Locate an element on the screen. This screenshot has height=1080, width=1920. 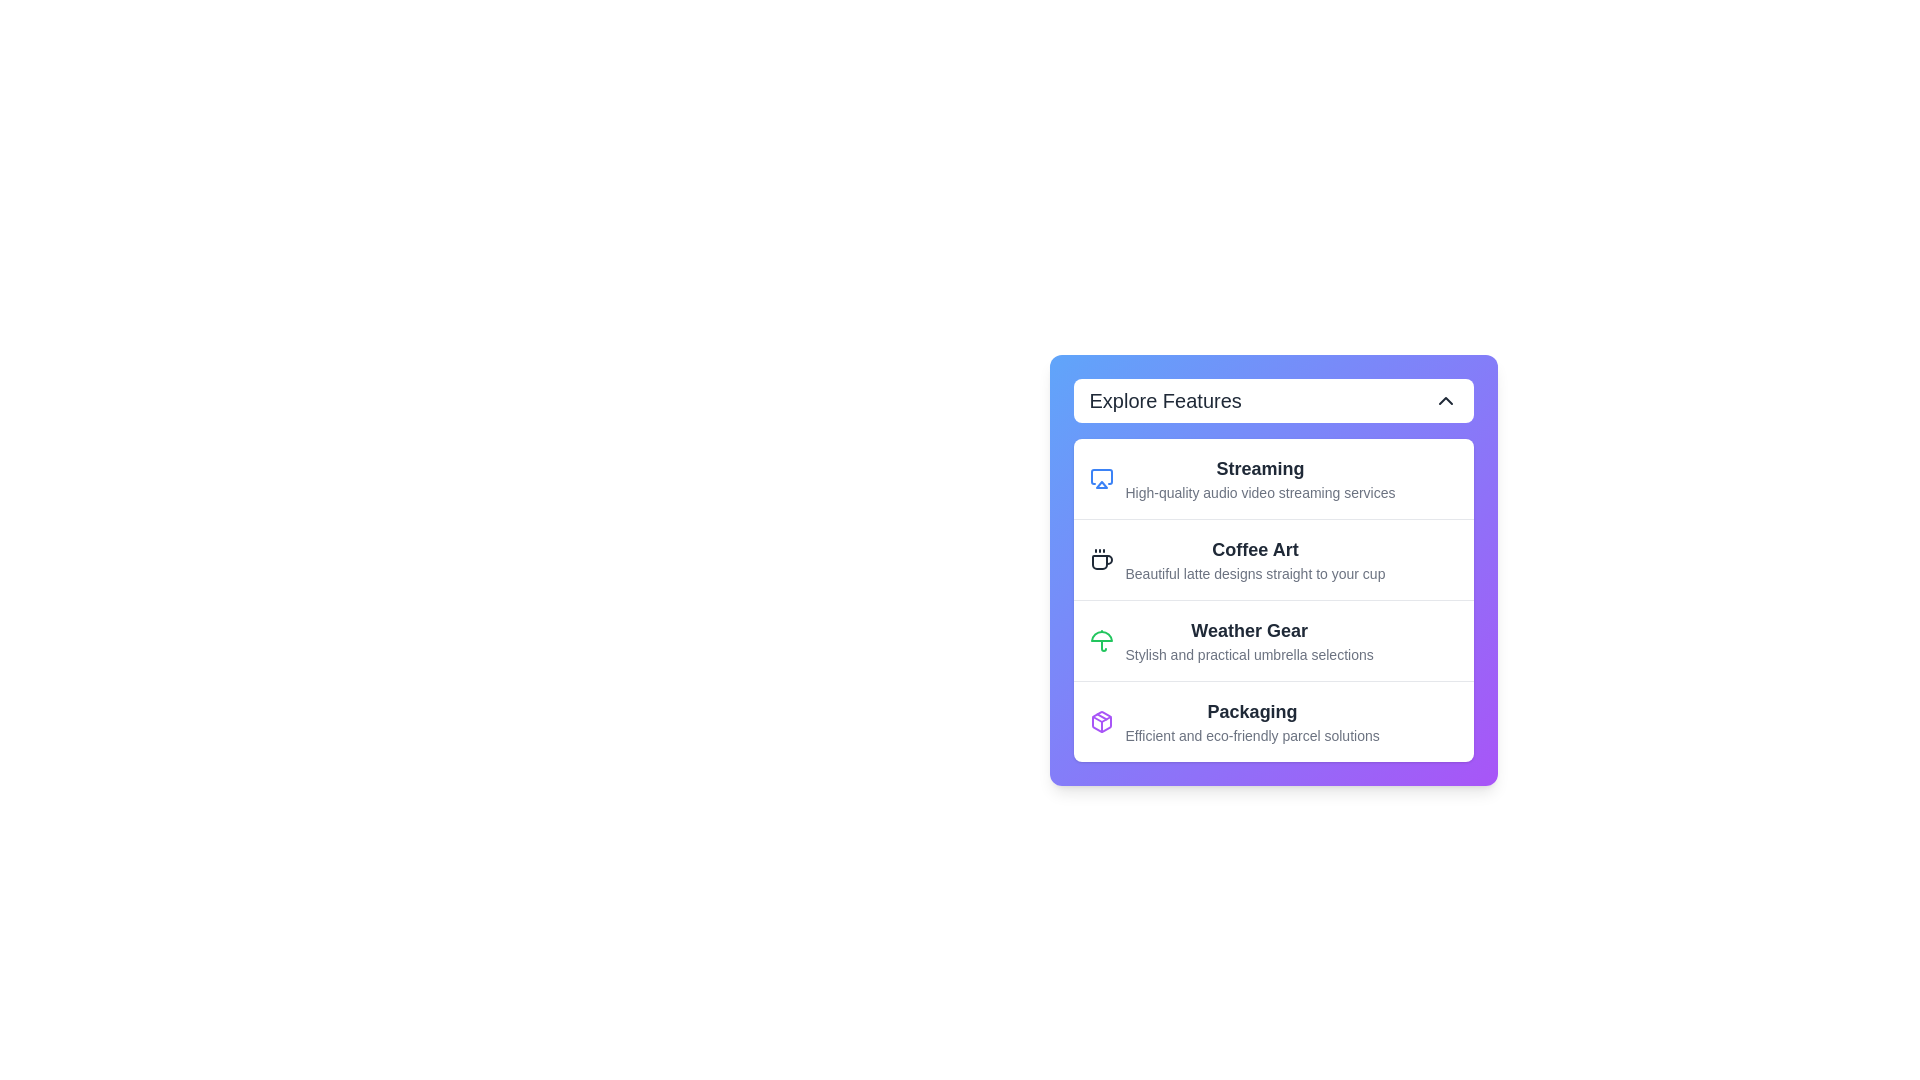
text element that is styled in a smaller gray font, located directly below the 'Streaming' heading, which reads: 'High-quality audio video streaming services' is located at coordinates (1259, 493).